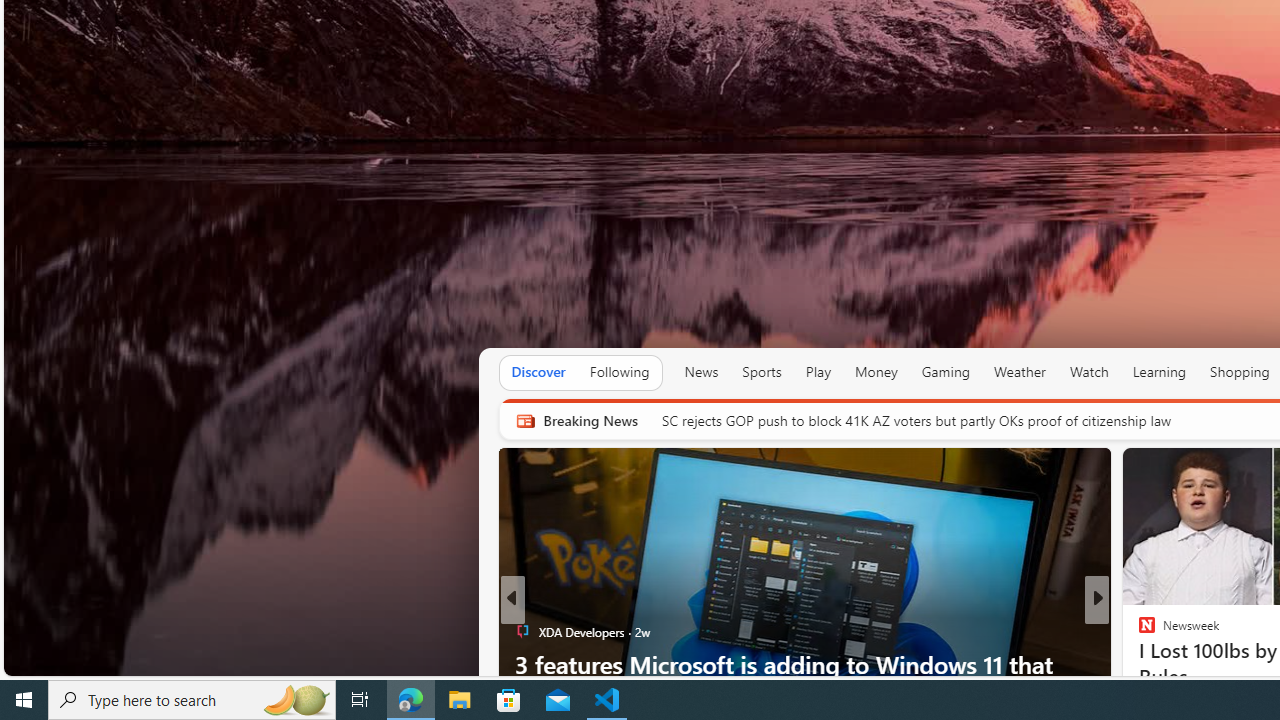  I want to click on 'Shopping', so click(1239, 371).